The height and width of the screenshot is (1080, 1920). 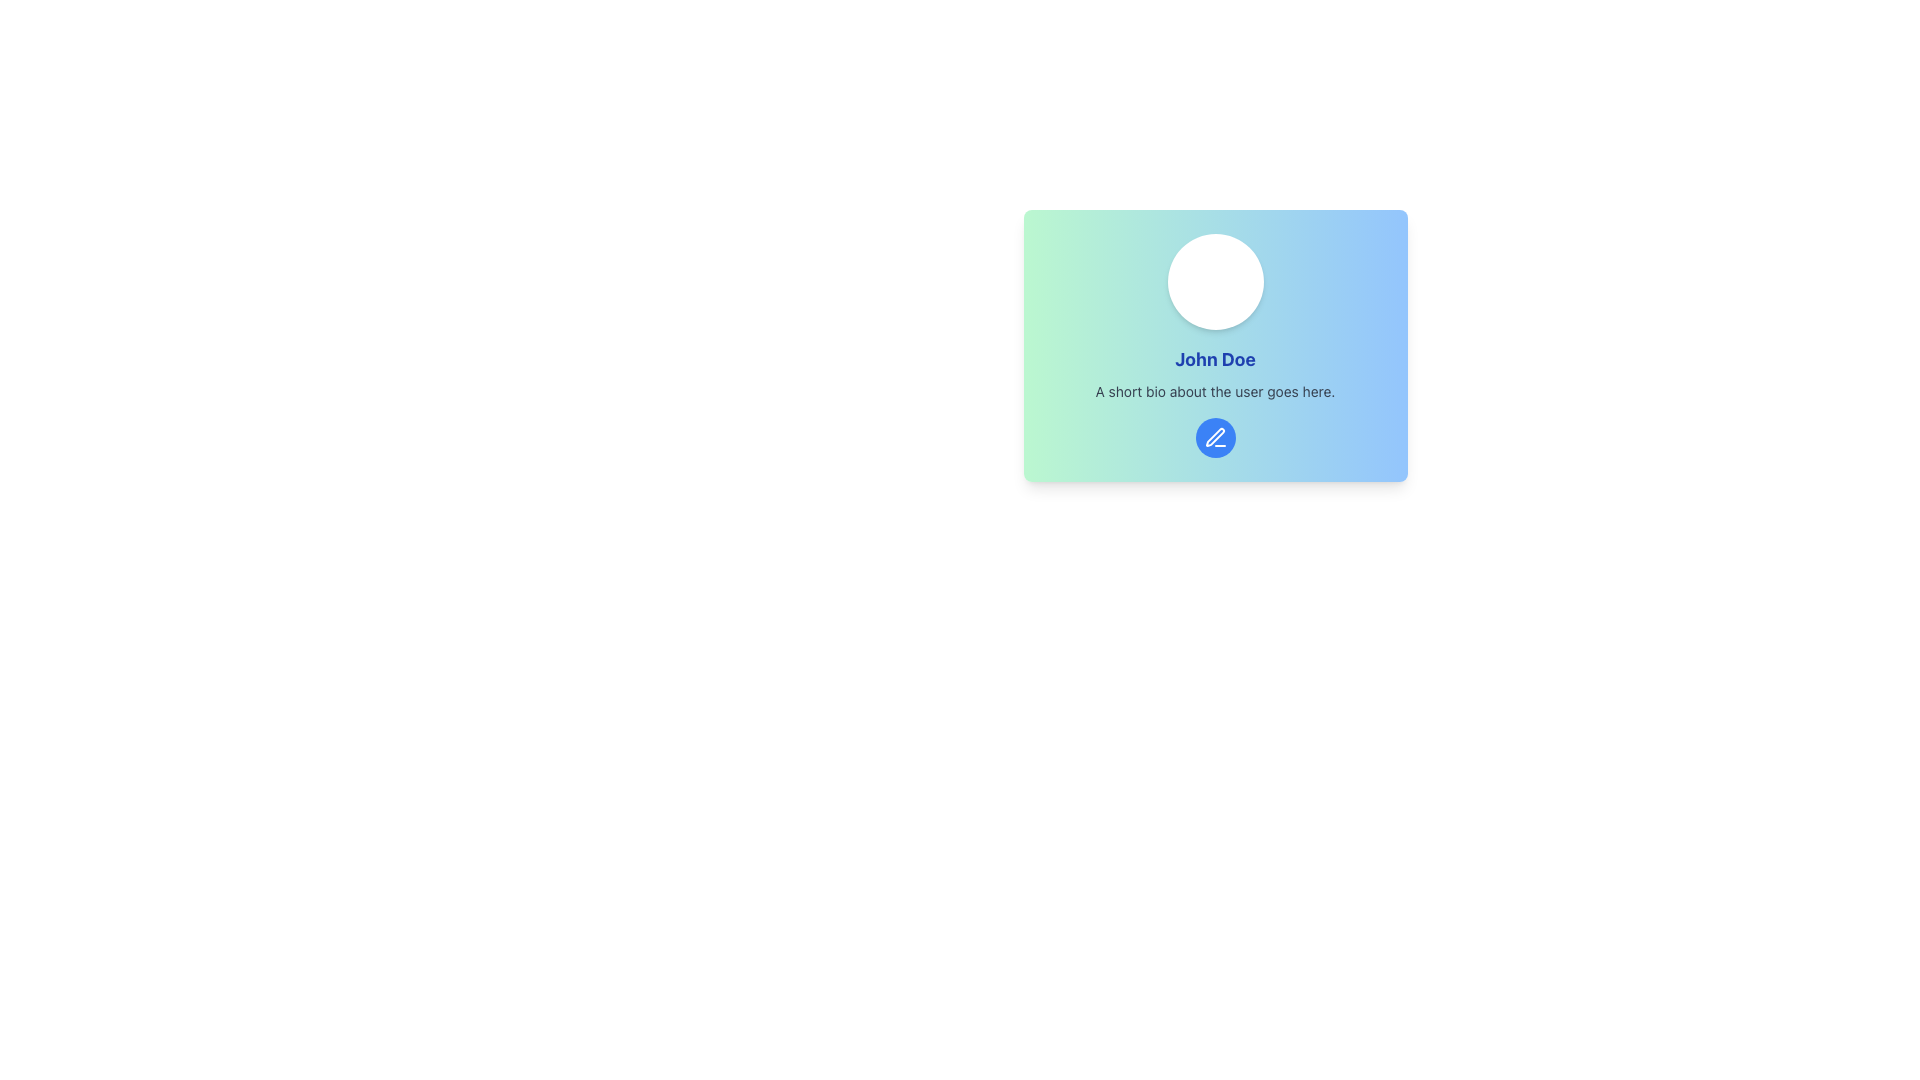 What do you see at coordinates (1214, 437) in the screenshot?
I see `the edit button located below the text 'A short bio about the user goes here.'` at bounding box center [1214, 437].